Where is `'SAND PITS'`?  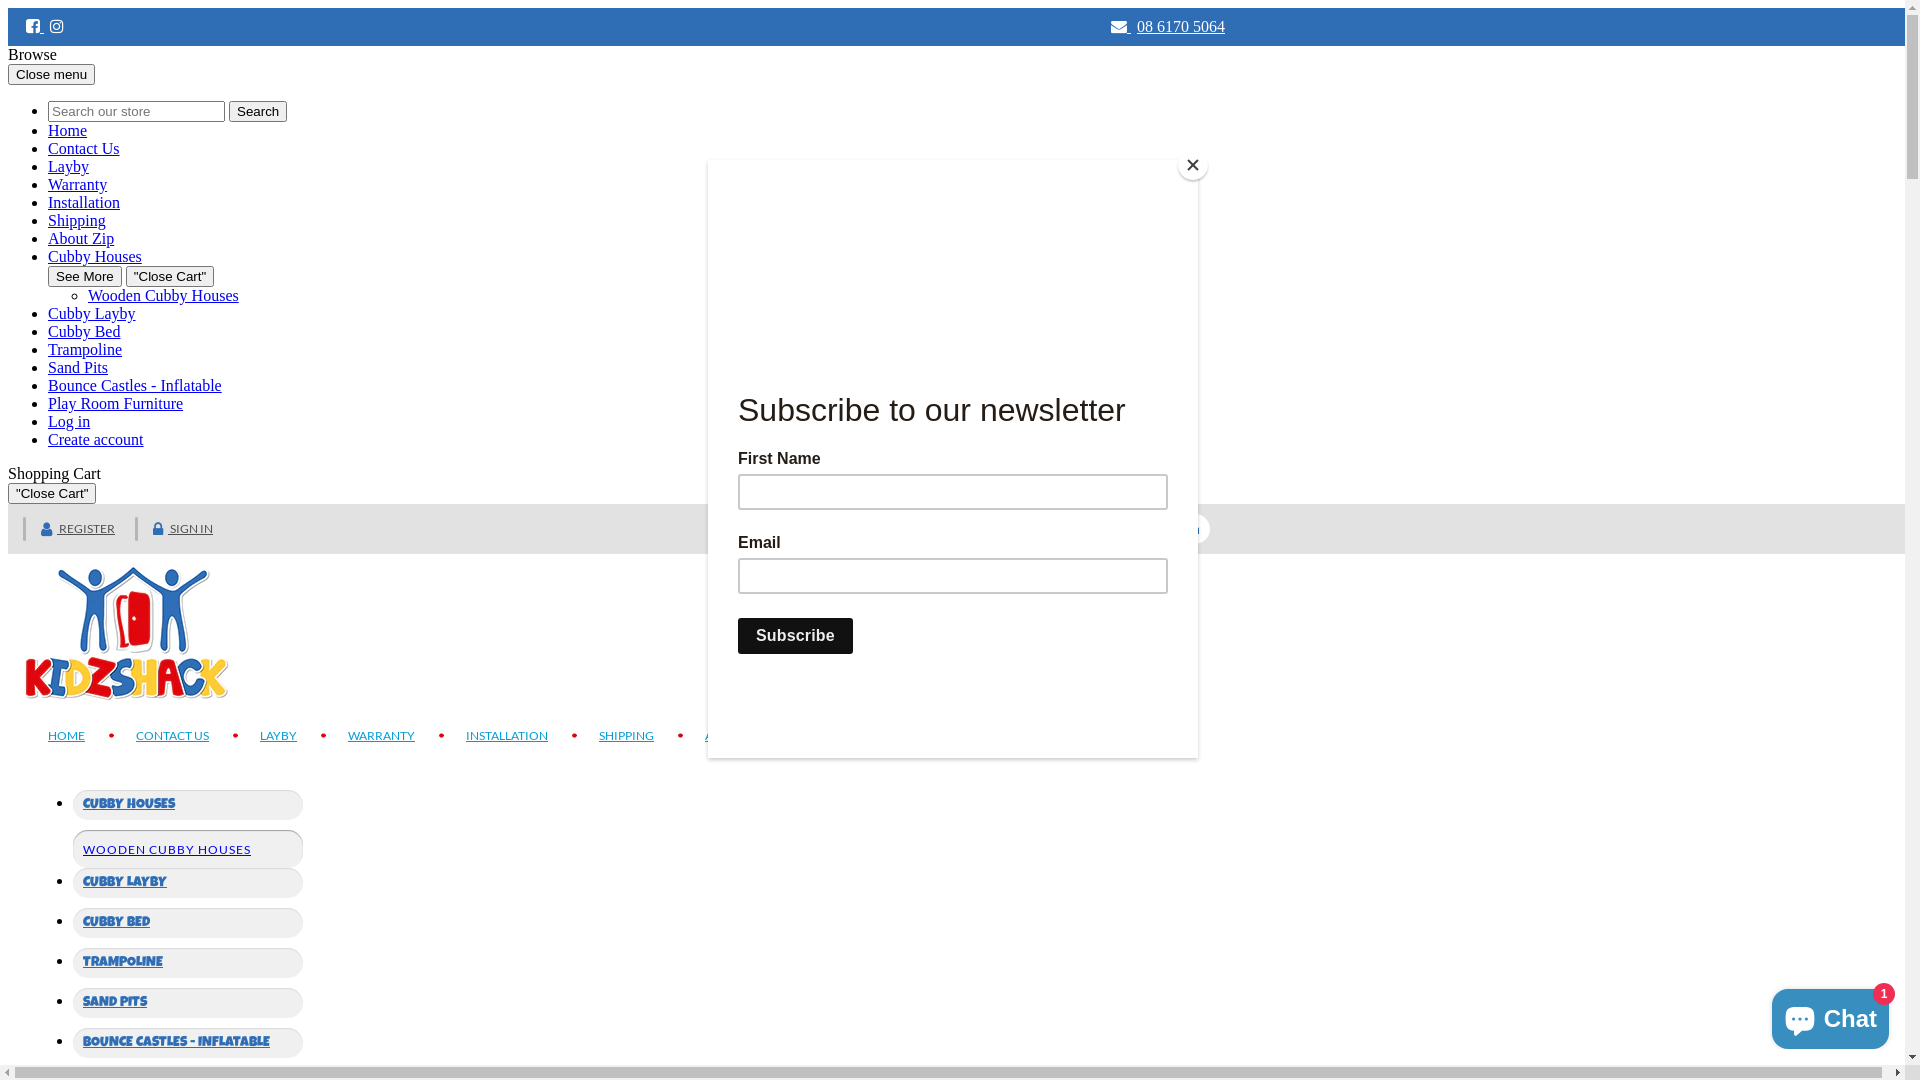
'SAND PITS' is located at coordinates (187, 1002).